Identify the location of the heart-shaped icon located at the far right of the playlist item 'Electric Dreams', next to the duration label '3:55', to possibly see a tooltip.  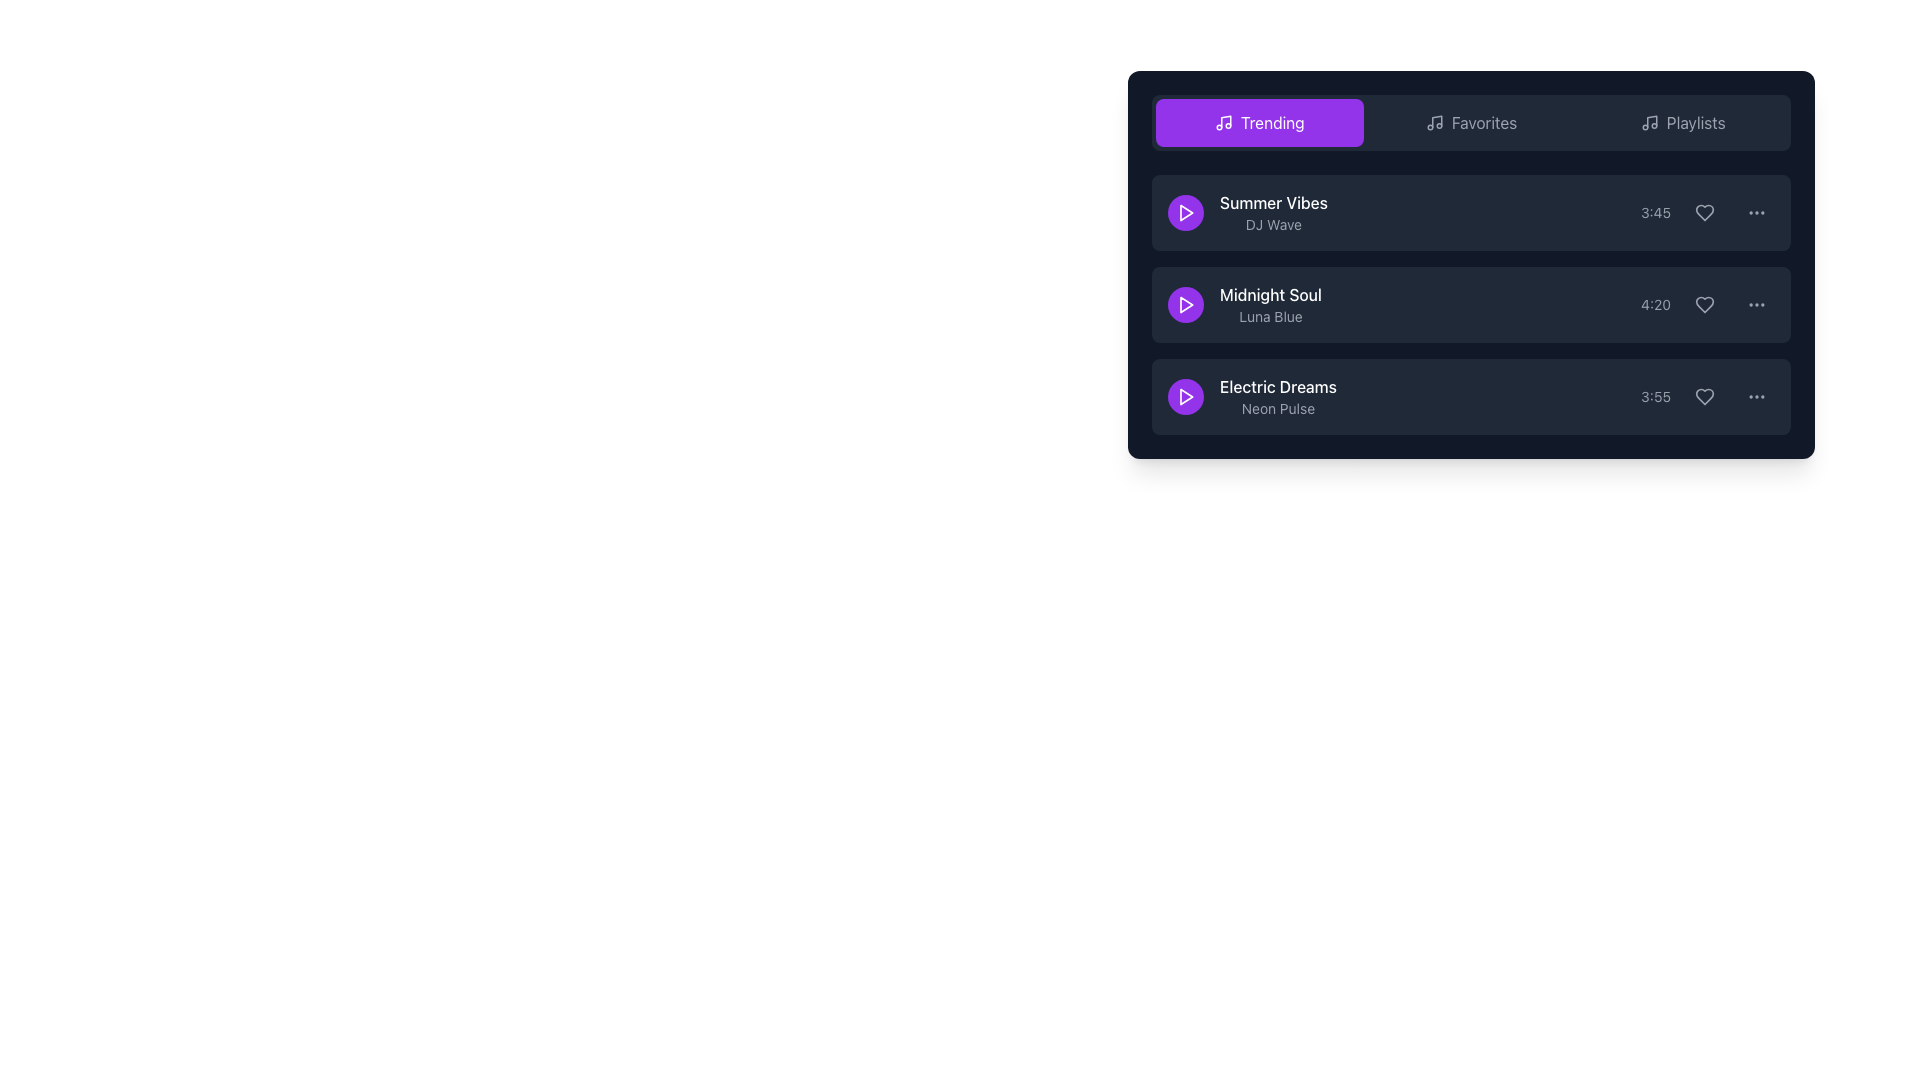
(1703, 397).